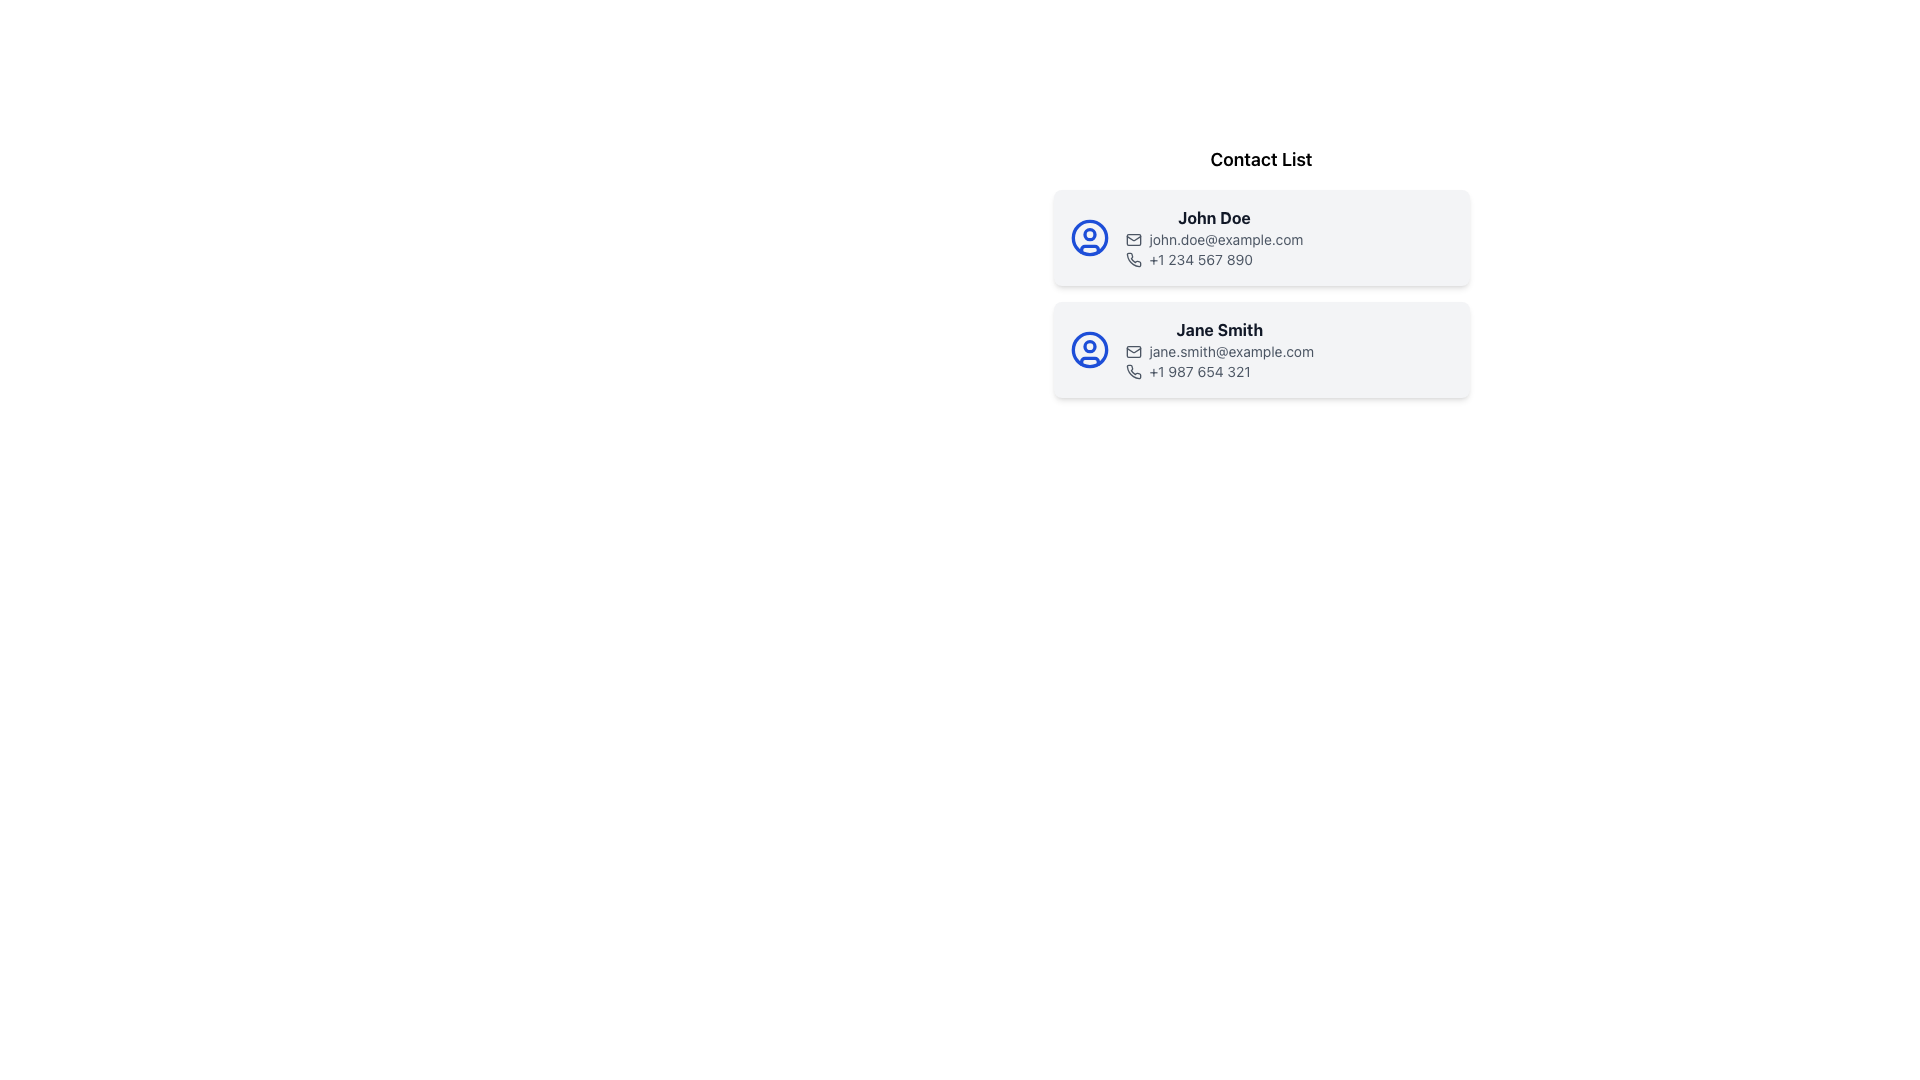 The width and height of the screenshot is (1920, 1080). What do you see at coordinates (1218, 350) in the screenshot?
I see `the text label displaying the email address for the contact 'Jane Smith', which is located beneath the name 'Jane Smith' and above the phone number '+1 987 654 321'` at bounding box center [1218, 350].